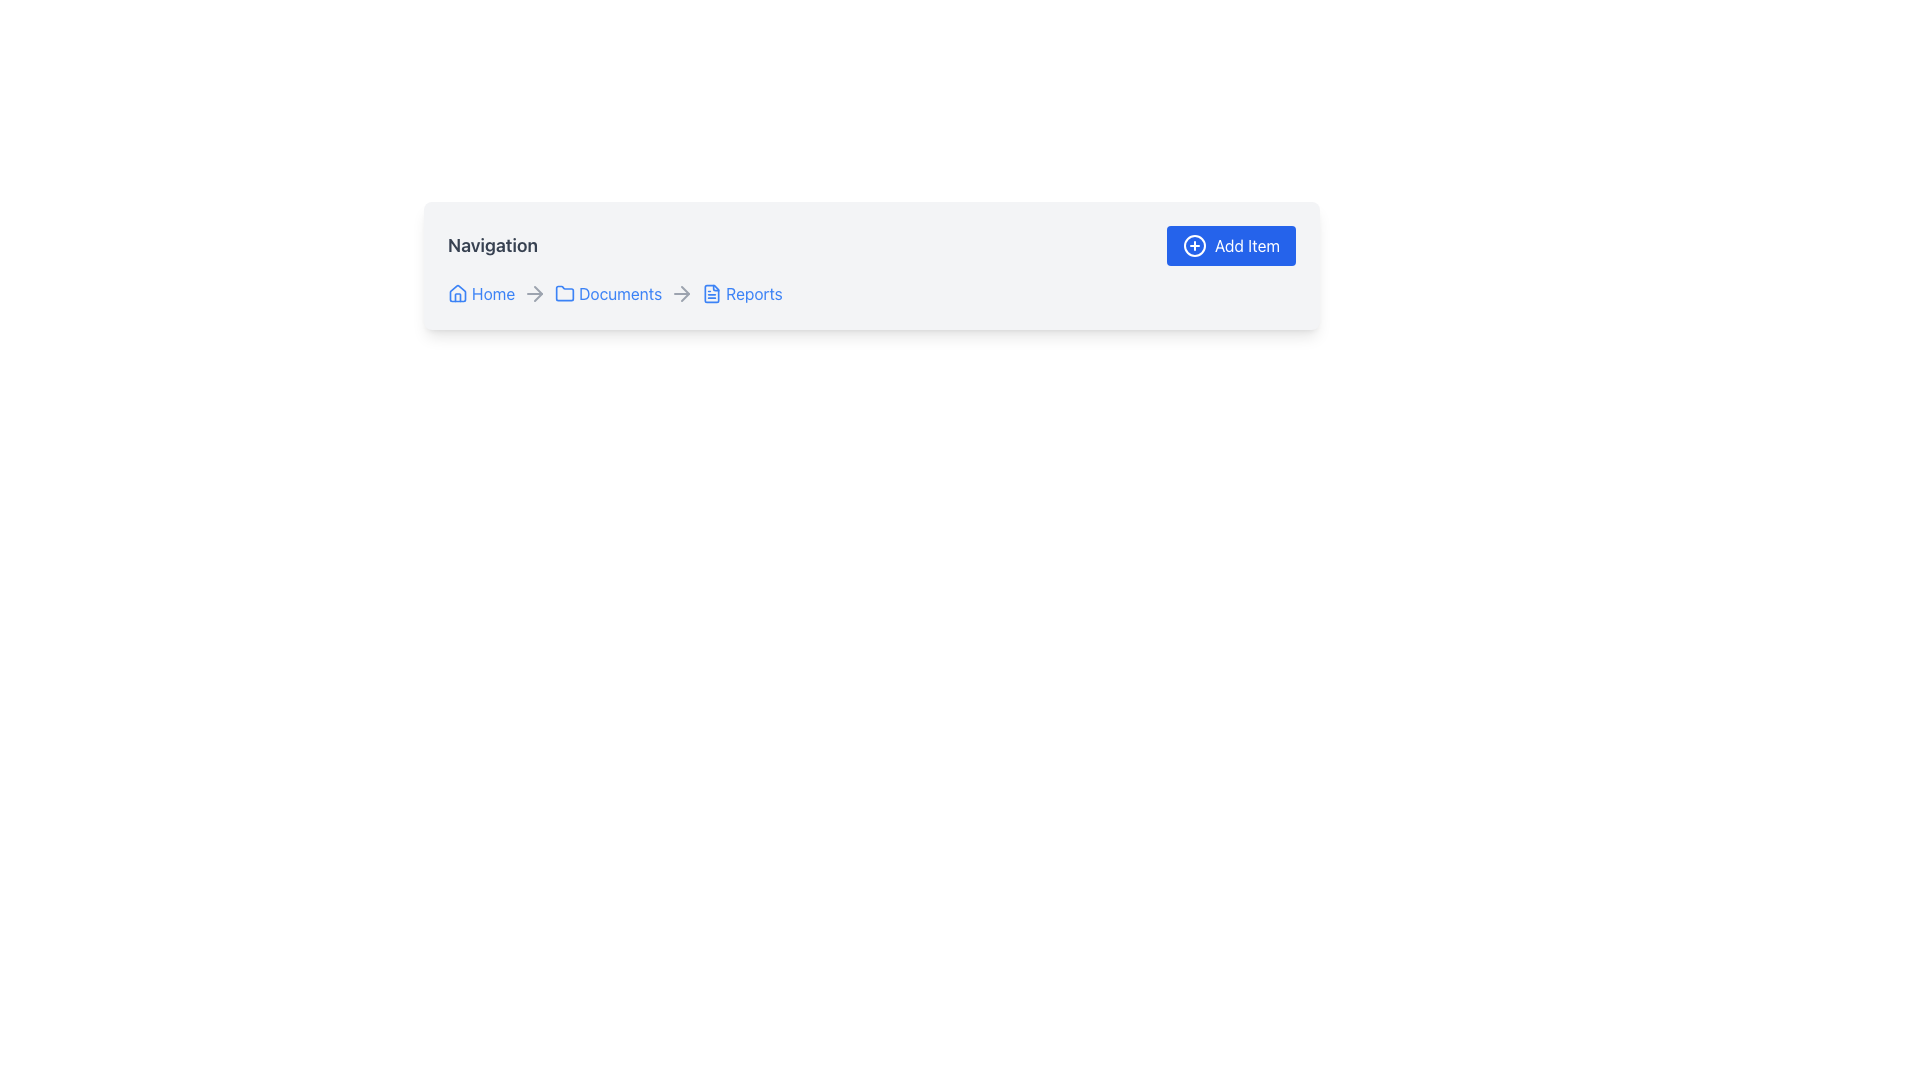  Describe the element at coordinates (1195, 245) in the screenshot. I see `the circular add icon located within the 'Add Item' button at the top-right corner of the interface` at that location.